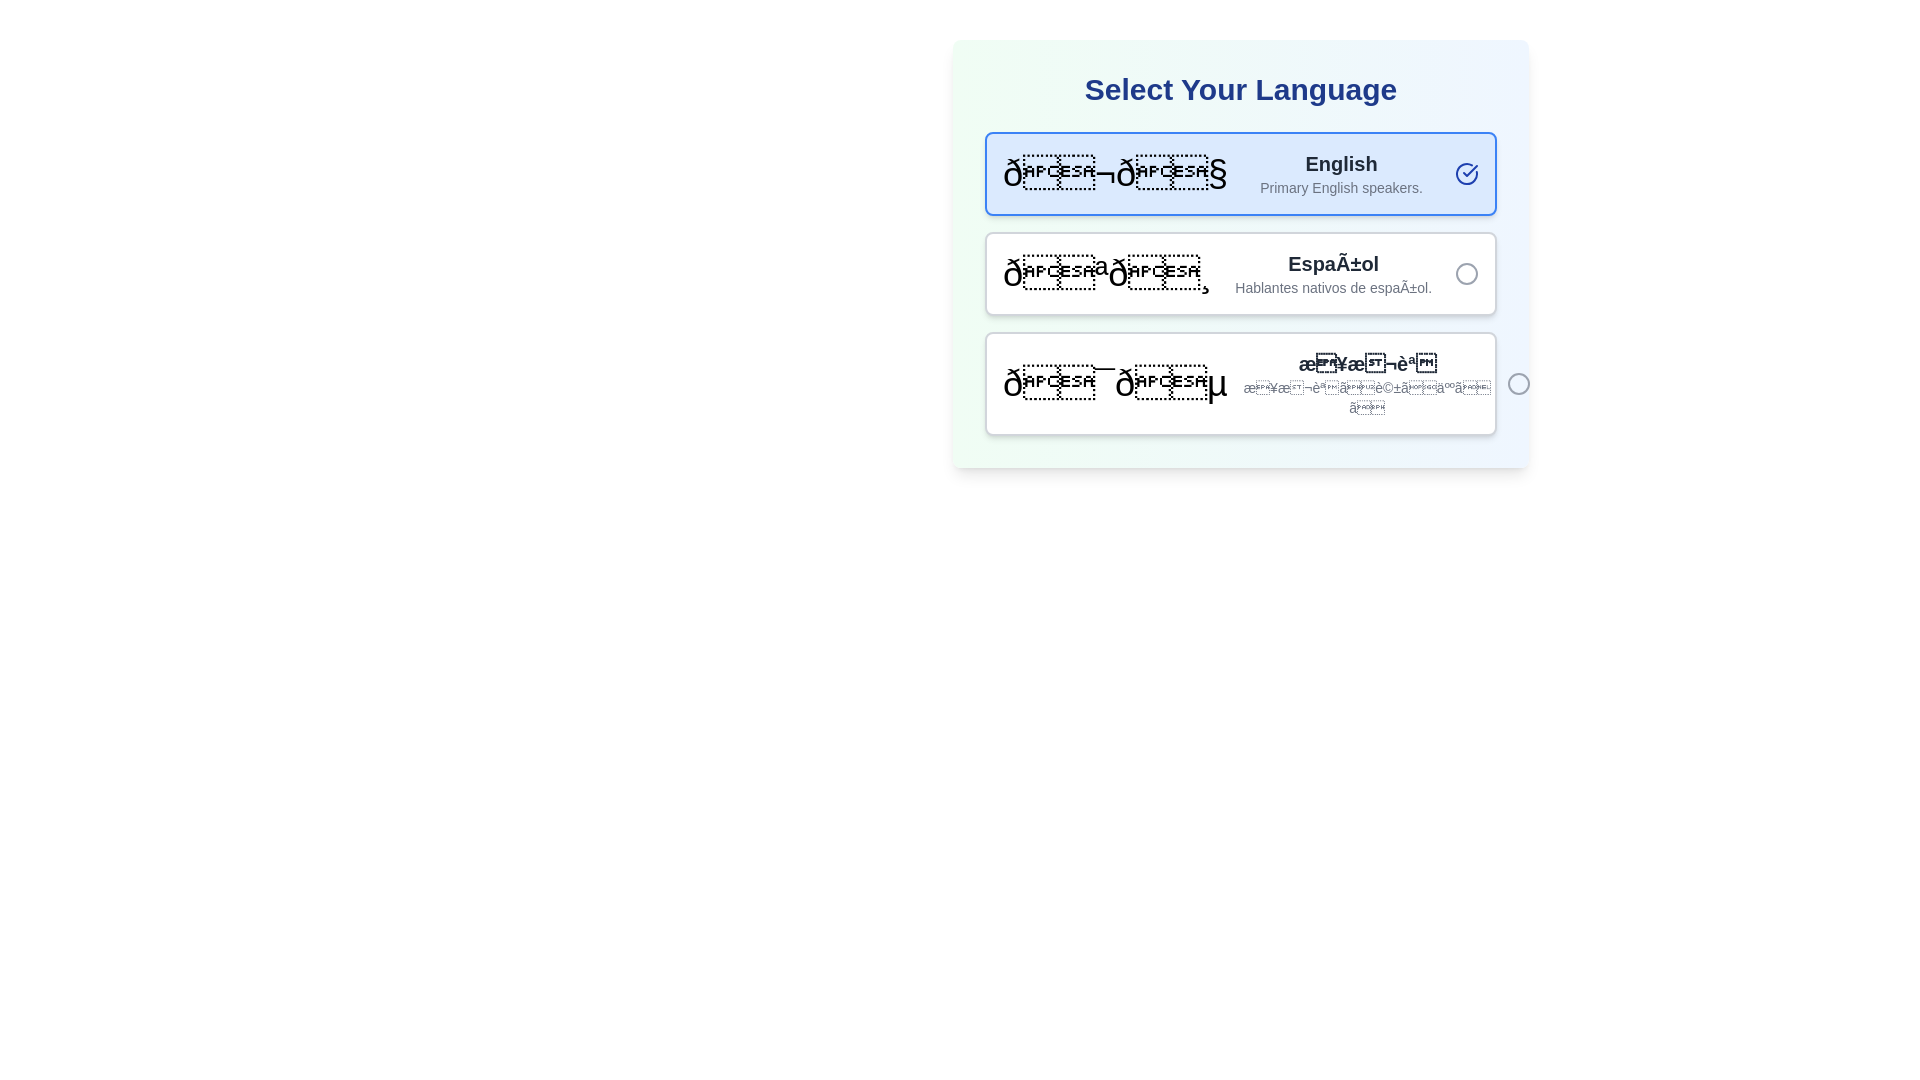 This screenshot has height=1080, width=1920. What do you see at coordinates (1333, 288) in the screenshot?
I see `the static text element that provides a description for the 'Español' language option, located directly under the bold 'Español' label` at bounding box center [1333, 288].